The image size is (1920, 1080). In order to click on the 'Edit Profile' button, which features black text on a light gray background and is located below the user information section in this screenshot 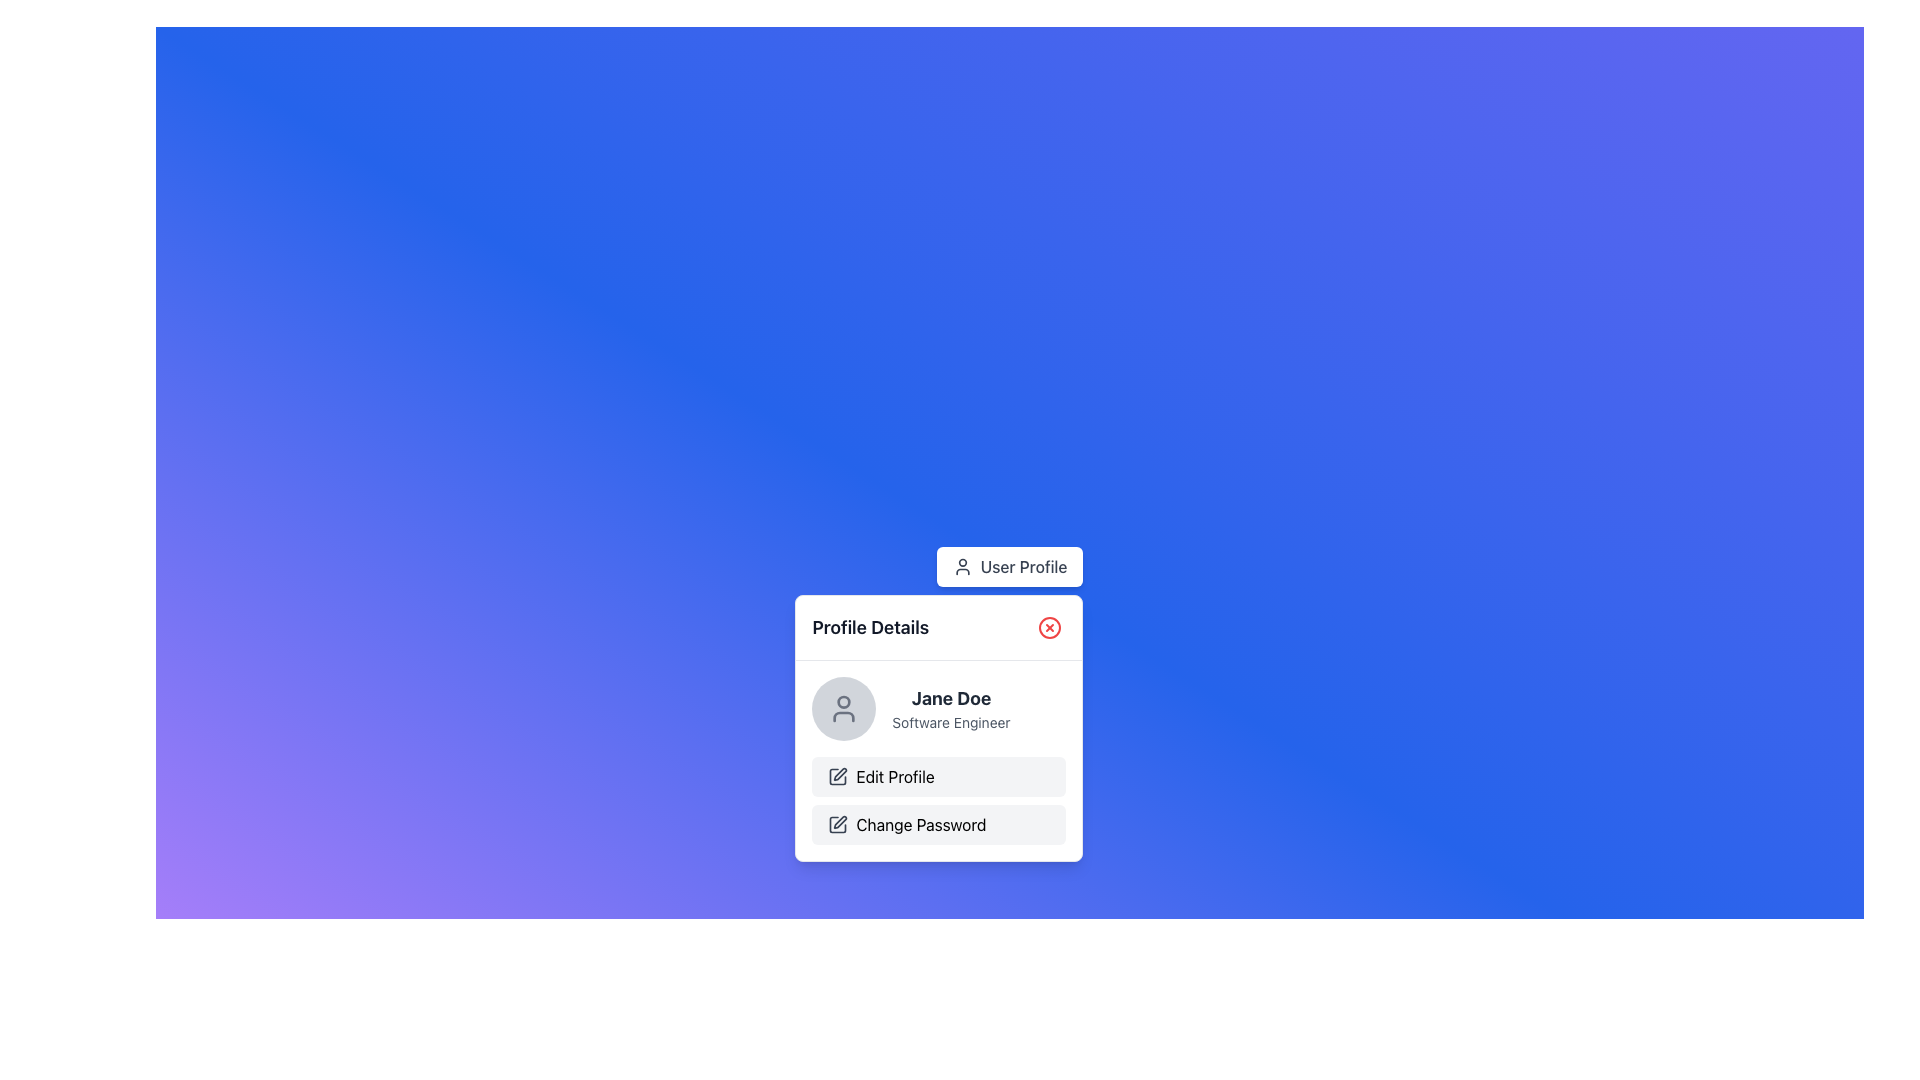, I will do `click(894, 775)`.